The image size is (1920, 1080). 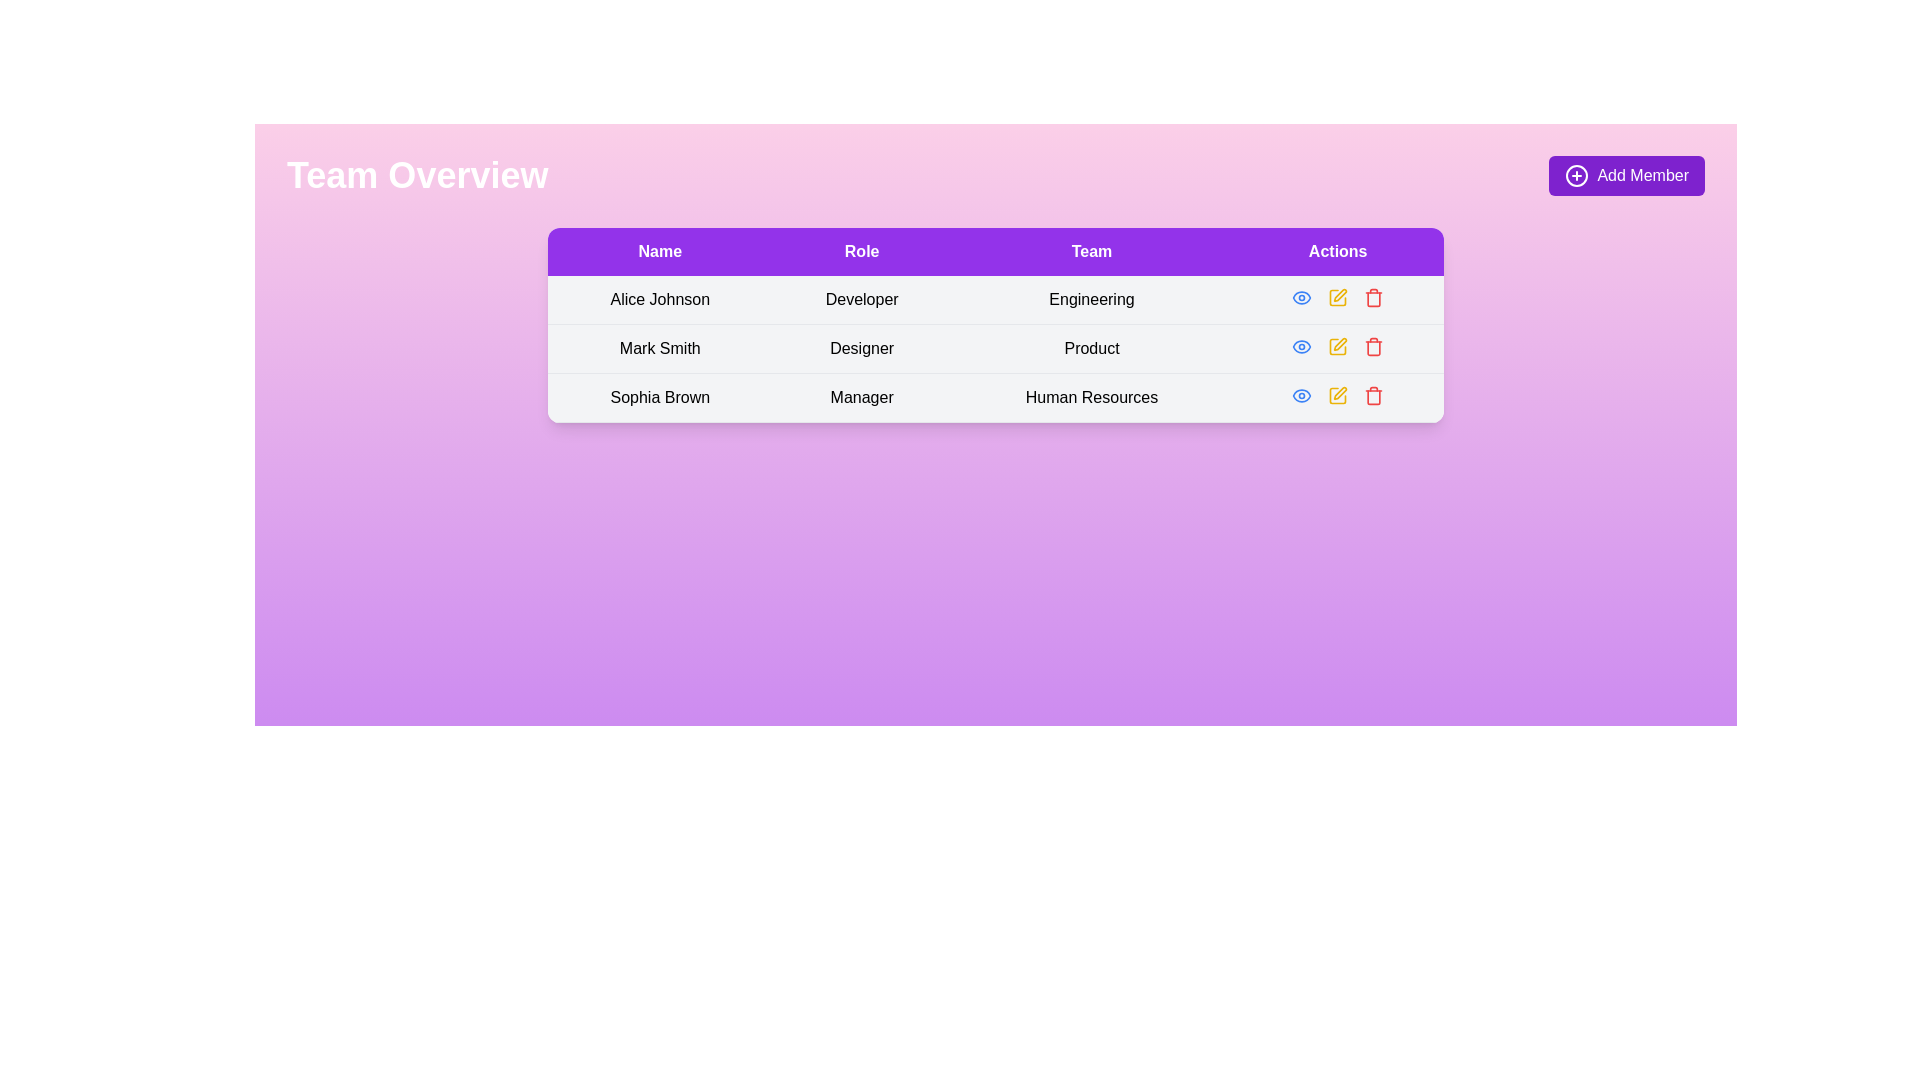 I want to click on the edit icon in the 'Actions' column for the row corresponding to 'Sophia Brown' to initiate an edit action, so click(x=1338, y=396).